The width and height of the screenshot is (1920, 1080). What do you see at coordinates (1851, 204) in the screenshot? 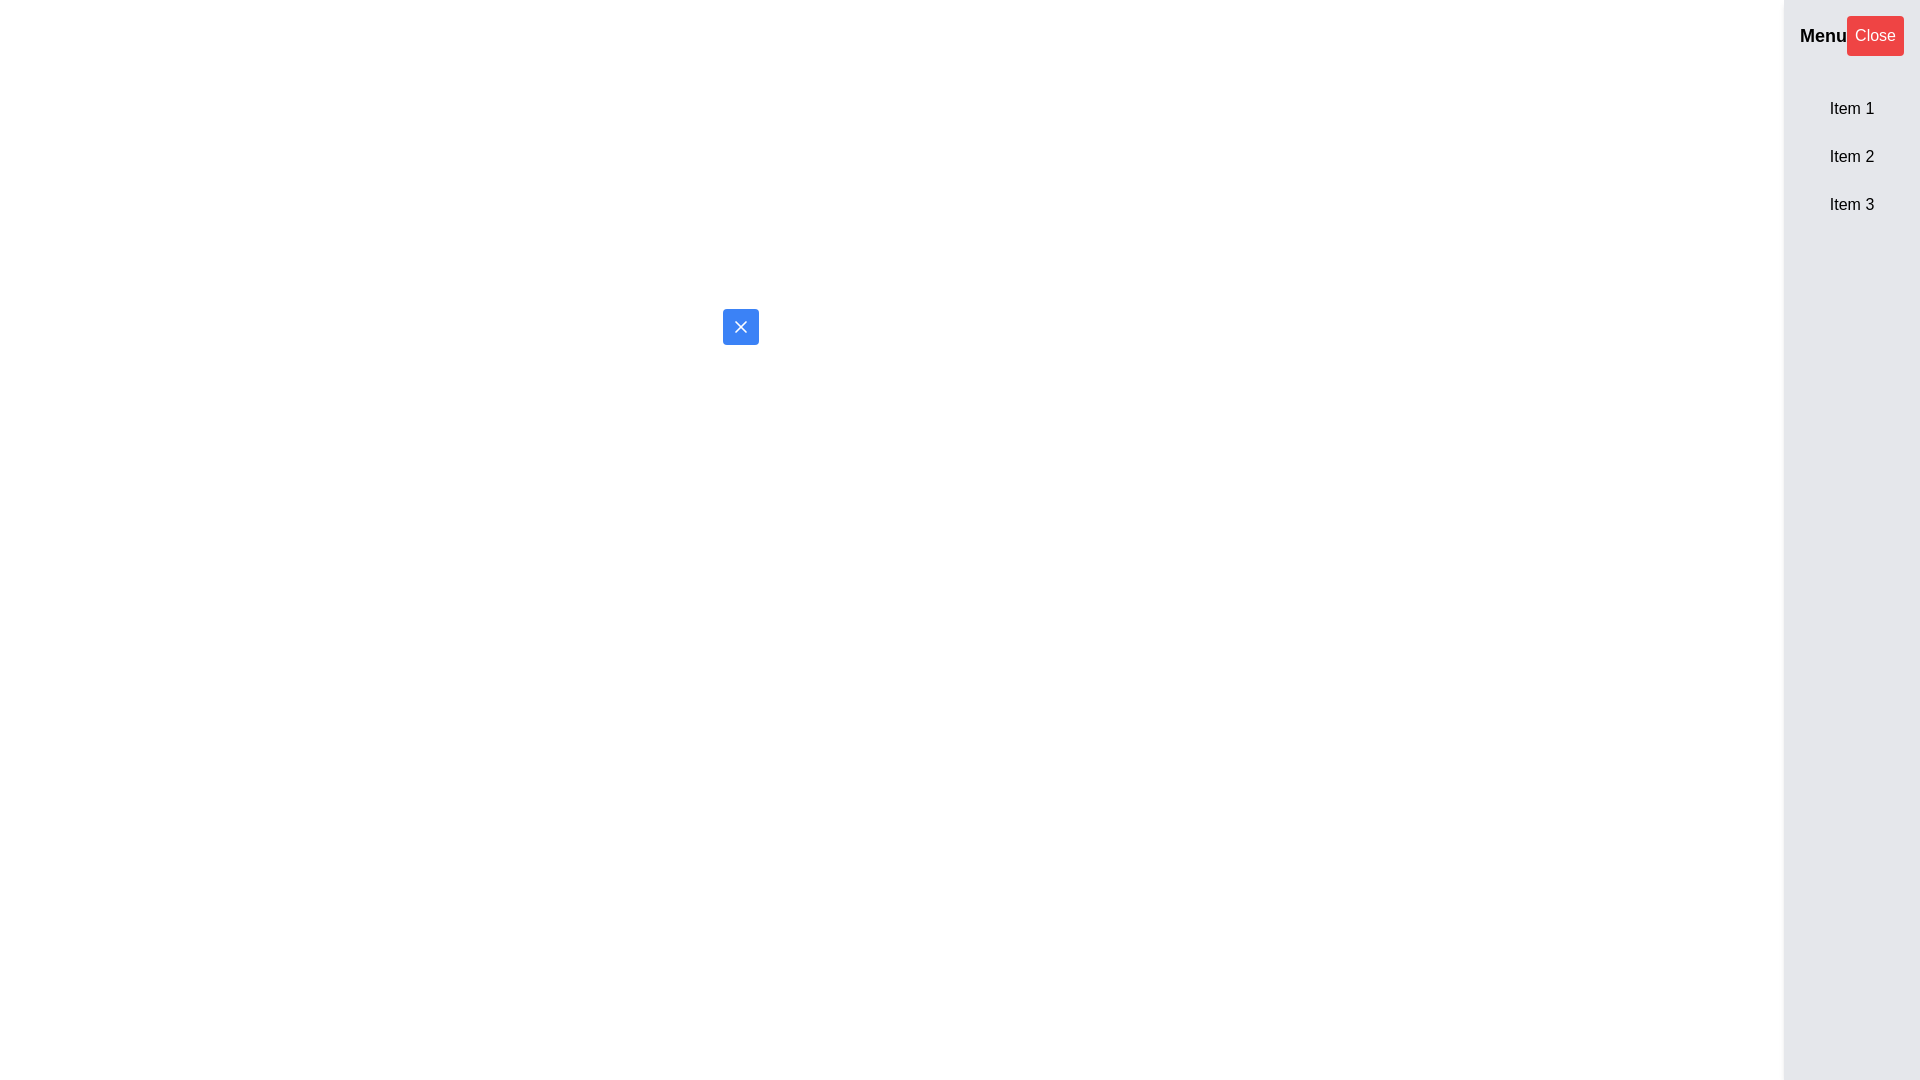
I see `the text label that displays 'Item 3' in the right sidebar menu, which is the third item in a vertical list of three elements` at bounding box center [1851, 204].